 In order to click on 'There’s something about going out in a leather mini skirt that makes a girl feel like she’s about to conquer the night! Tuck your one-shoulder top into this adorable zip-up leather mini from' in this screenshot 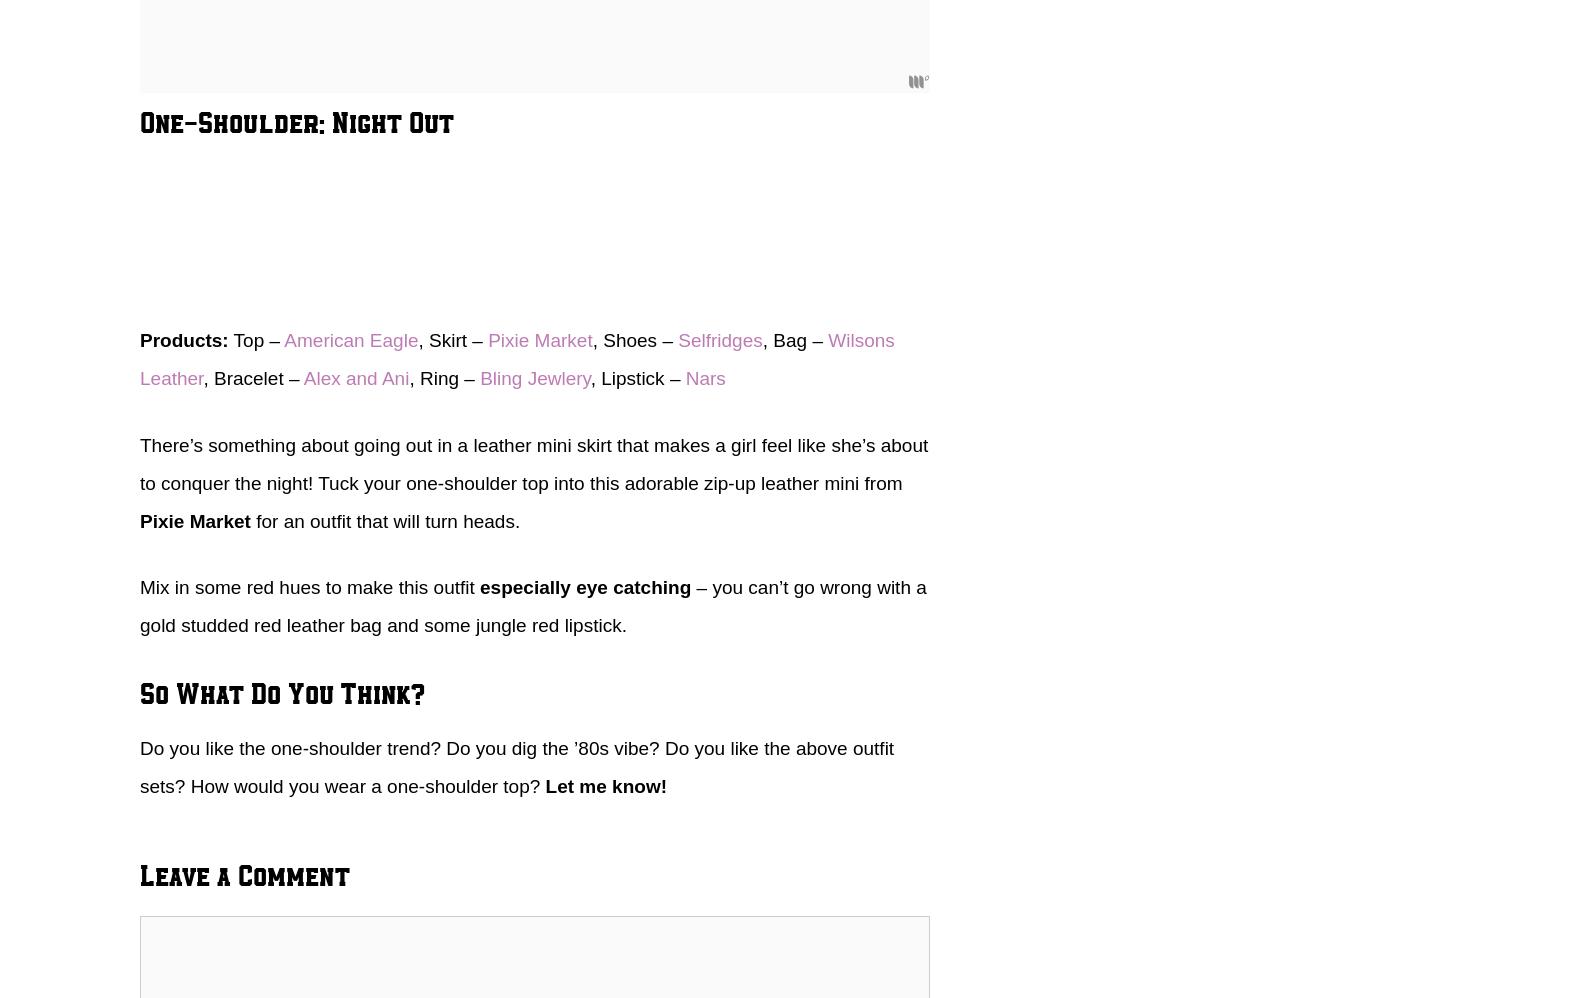, I will do `click(534, 462)`.